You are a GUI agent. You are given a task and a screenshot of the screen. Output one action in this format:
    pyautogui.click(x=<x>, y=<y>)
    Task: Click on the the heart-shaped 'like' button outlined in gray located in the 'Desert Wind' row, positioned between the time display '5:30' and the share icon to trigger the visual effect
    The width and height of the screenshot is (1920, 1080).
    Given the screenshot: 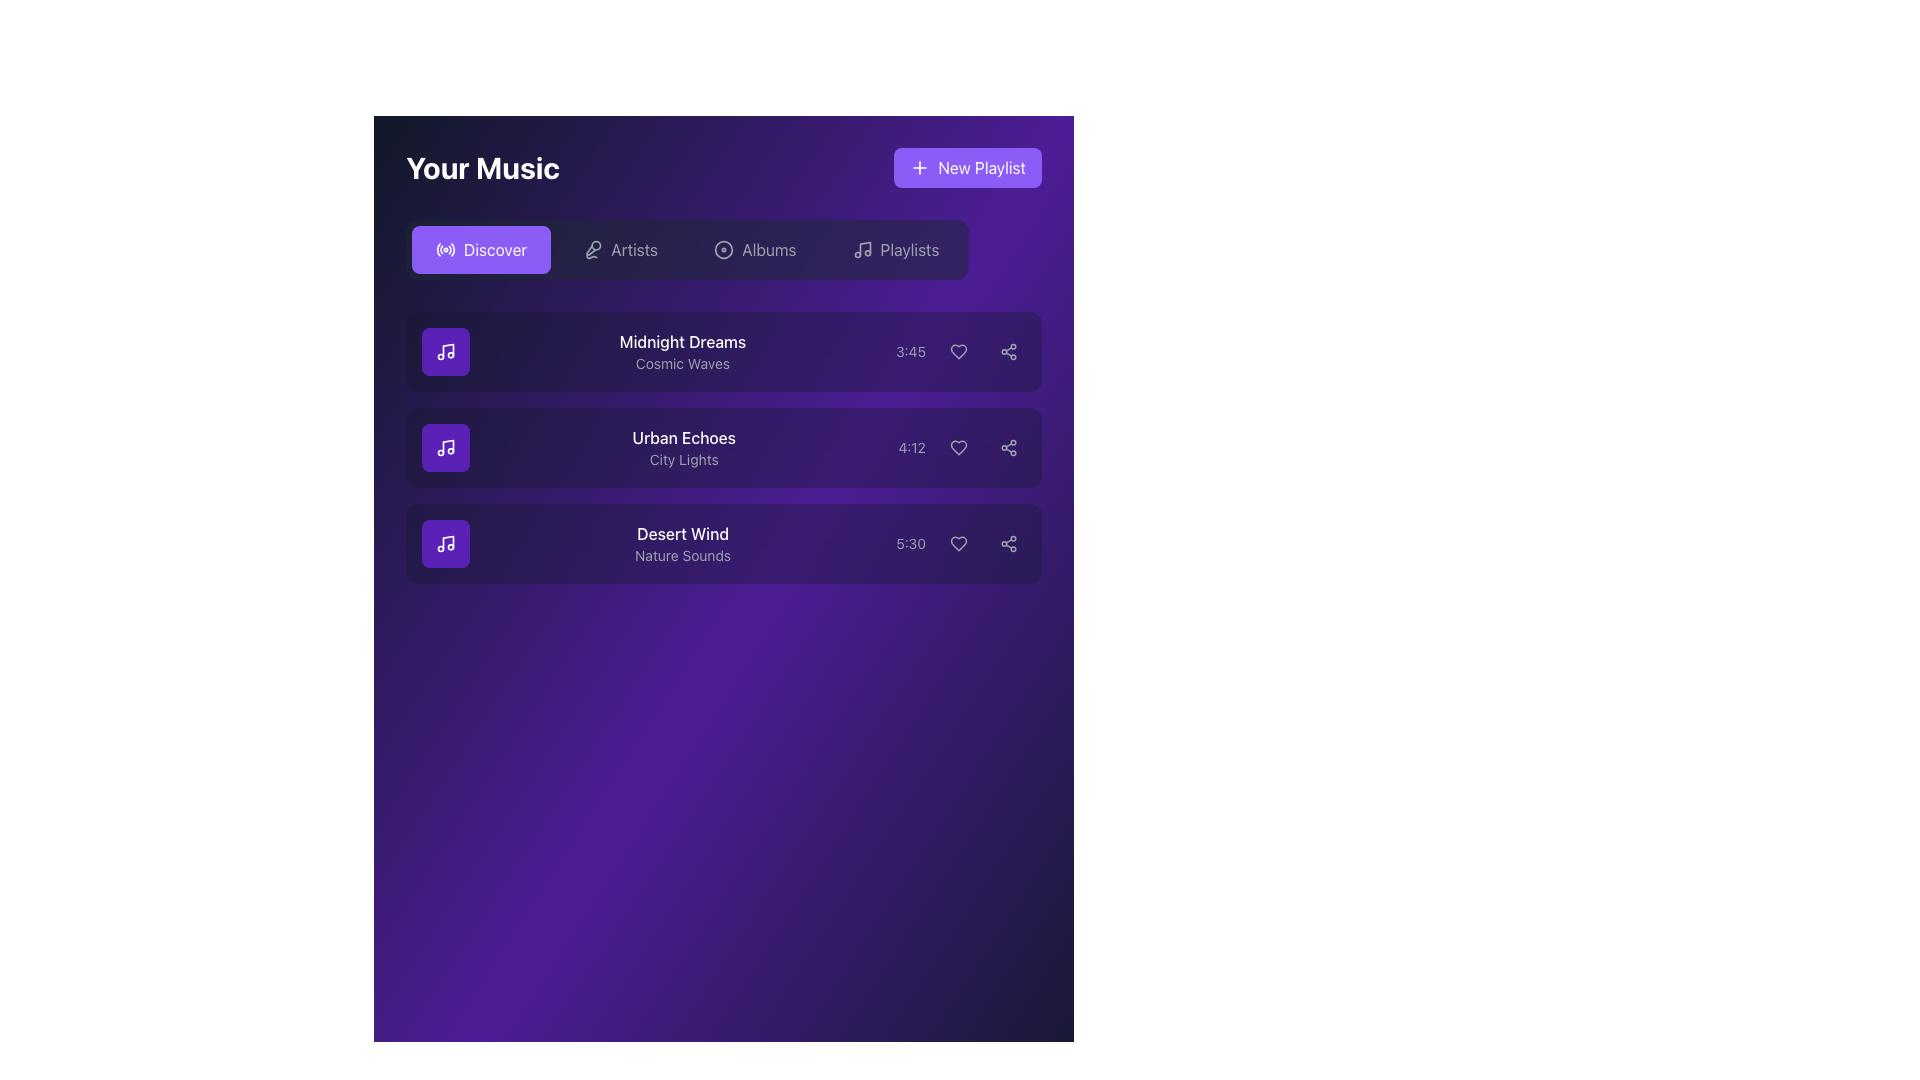 What is the action you would take?
    pyautogui.click(x=958, y=543)
    